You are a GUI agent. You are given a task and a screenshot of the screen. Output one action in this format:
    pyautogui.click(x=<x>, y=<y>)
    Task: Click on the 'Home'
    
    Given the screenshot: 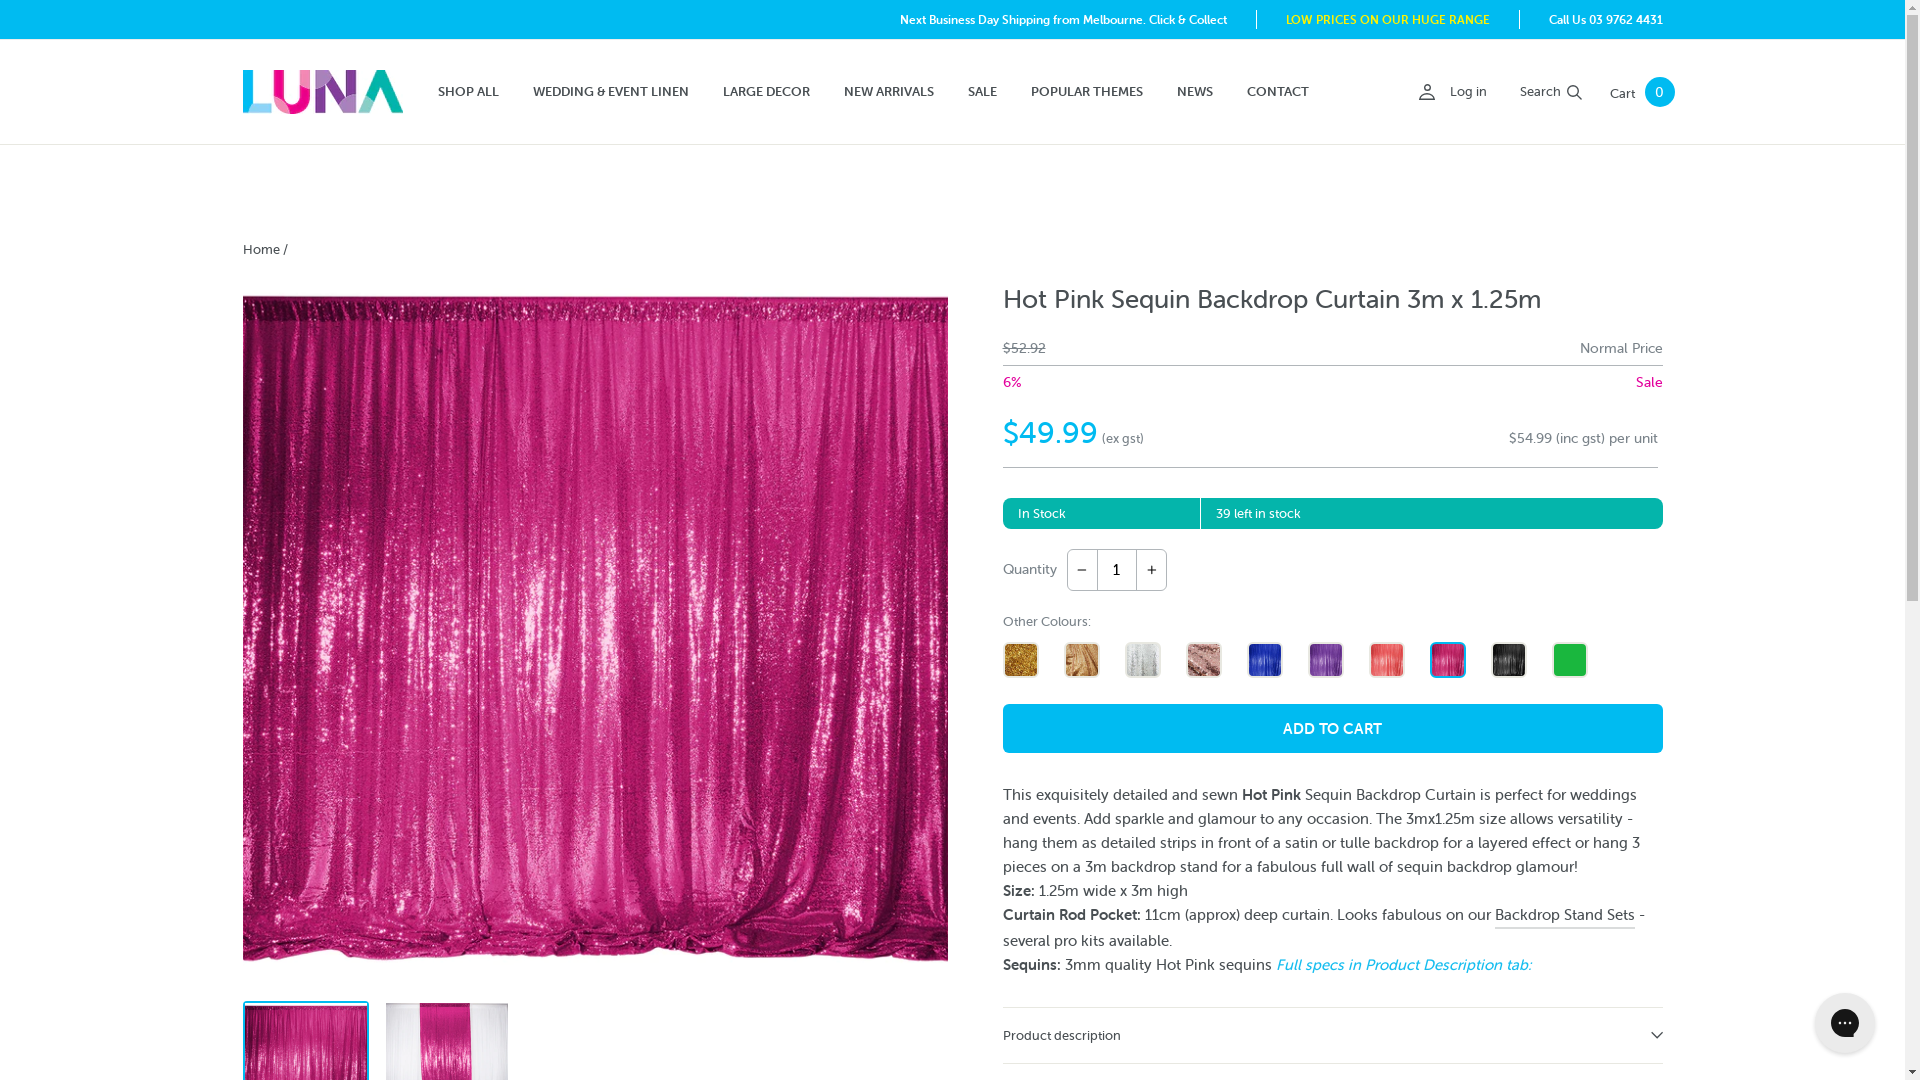 What is the action you would take?
    pyautogui.click(x=240, y=248)
    